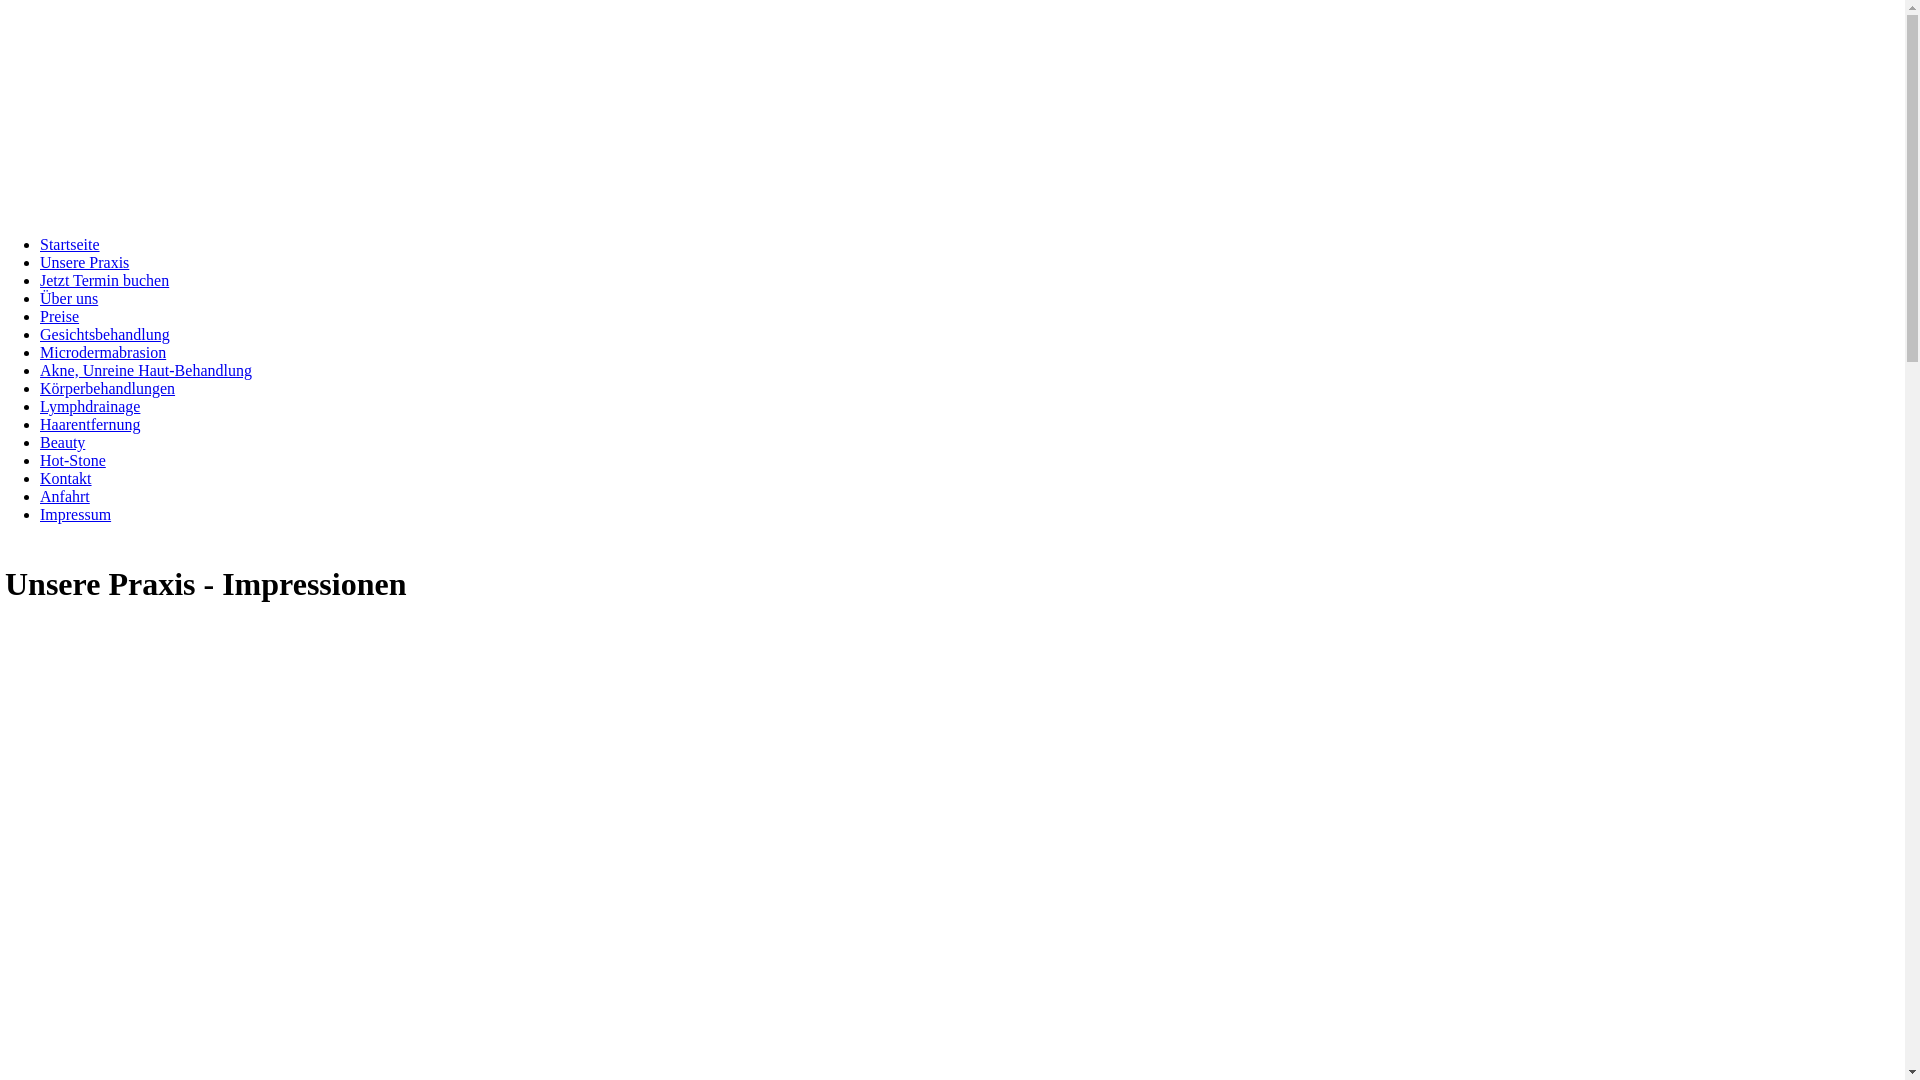  I want to click on 'Beauty', so click(62, 441).